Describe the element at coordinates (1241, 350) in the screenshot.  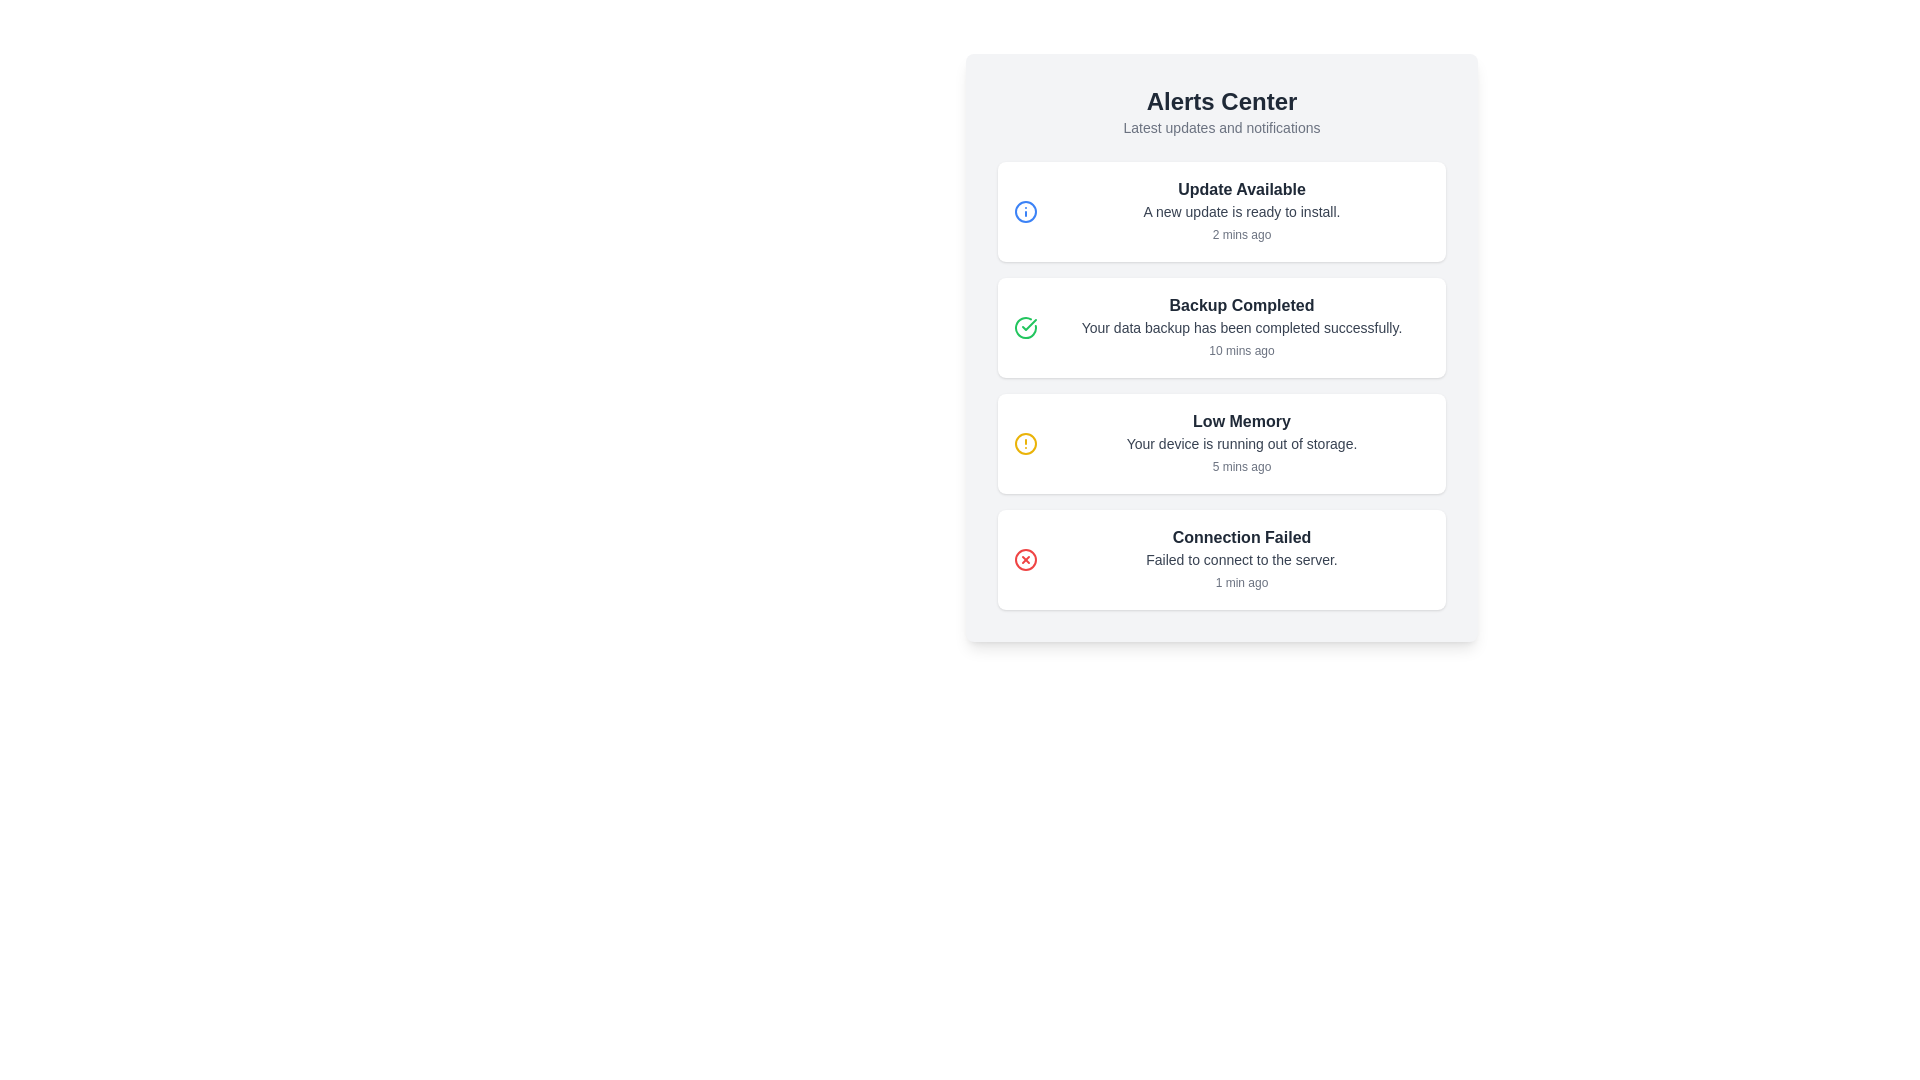
I see `textual indicator displaying '10 mins ago', which is styled in a small, light gray font and located at the bottom right of the 'Backup Completed' notification box` at that location.